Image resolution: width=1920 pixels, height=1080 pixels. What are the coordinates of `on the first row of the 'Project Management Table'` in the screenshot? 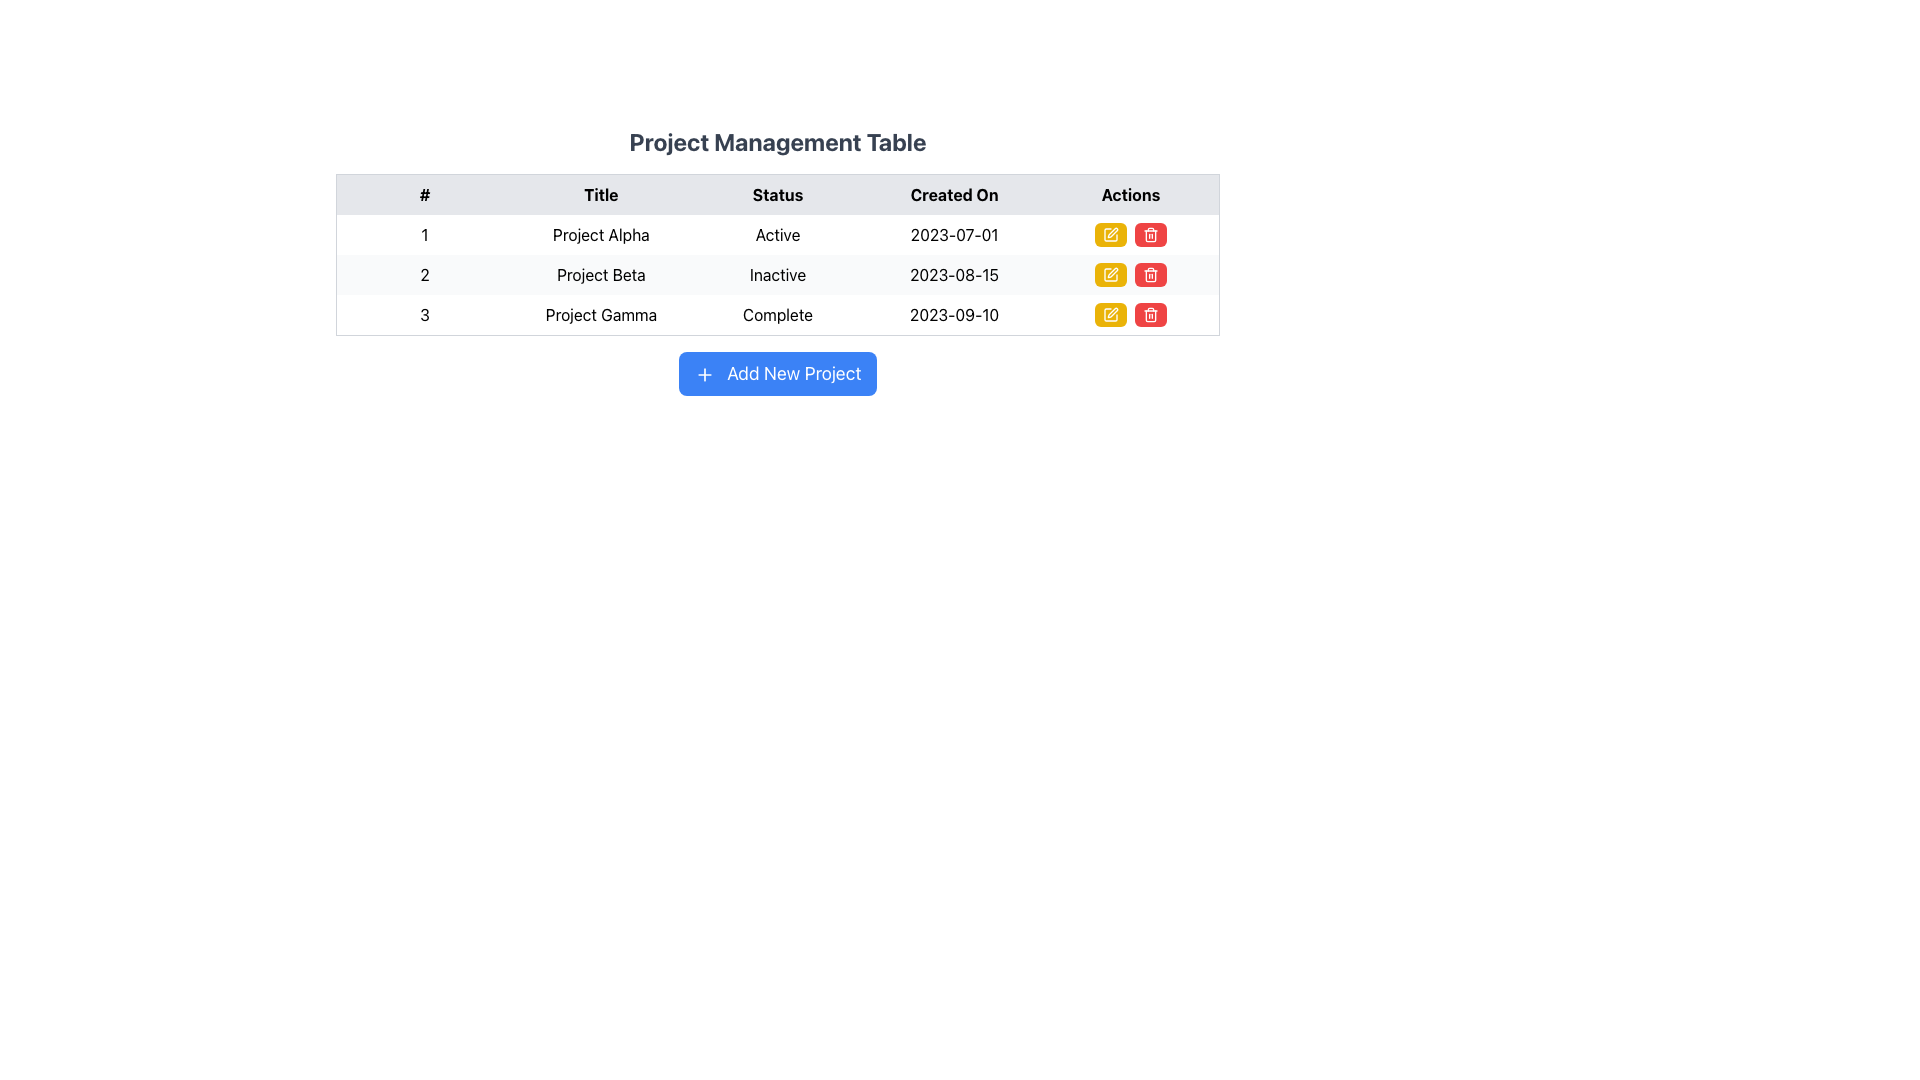 It's located at (776, 234).